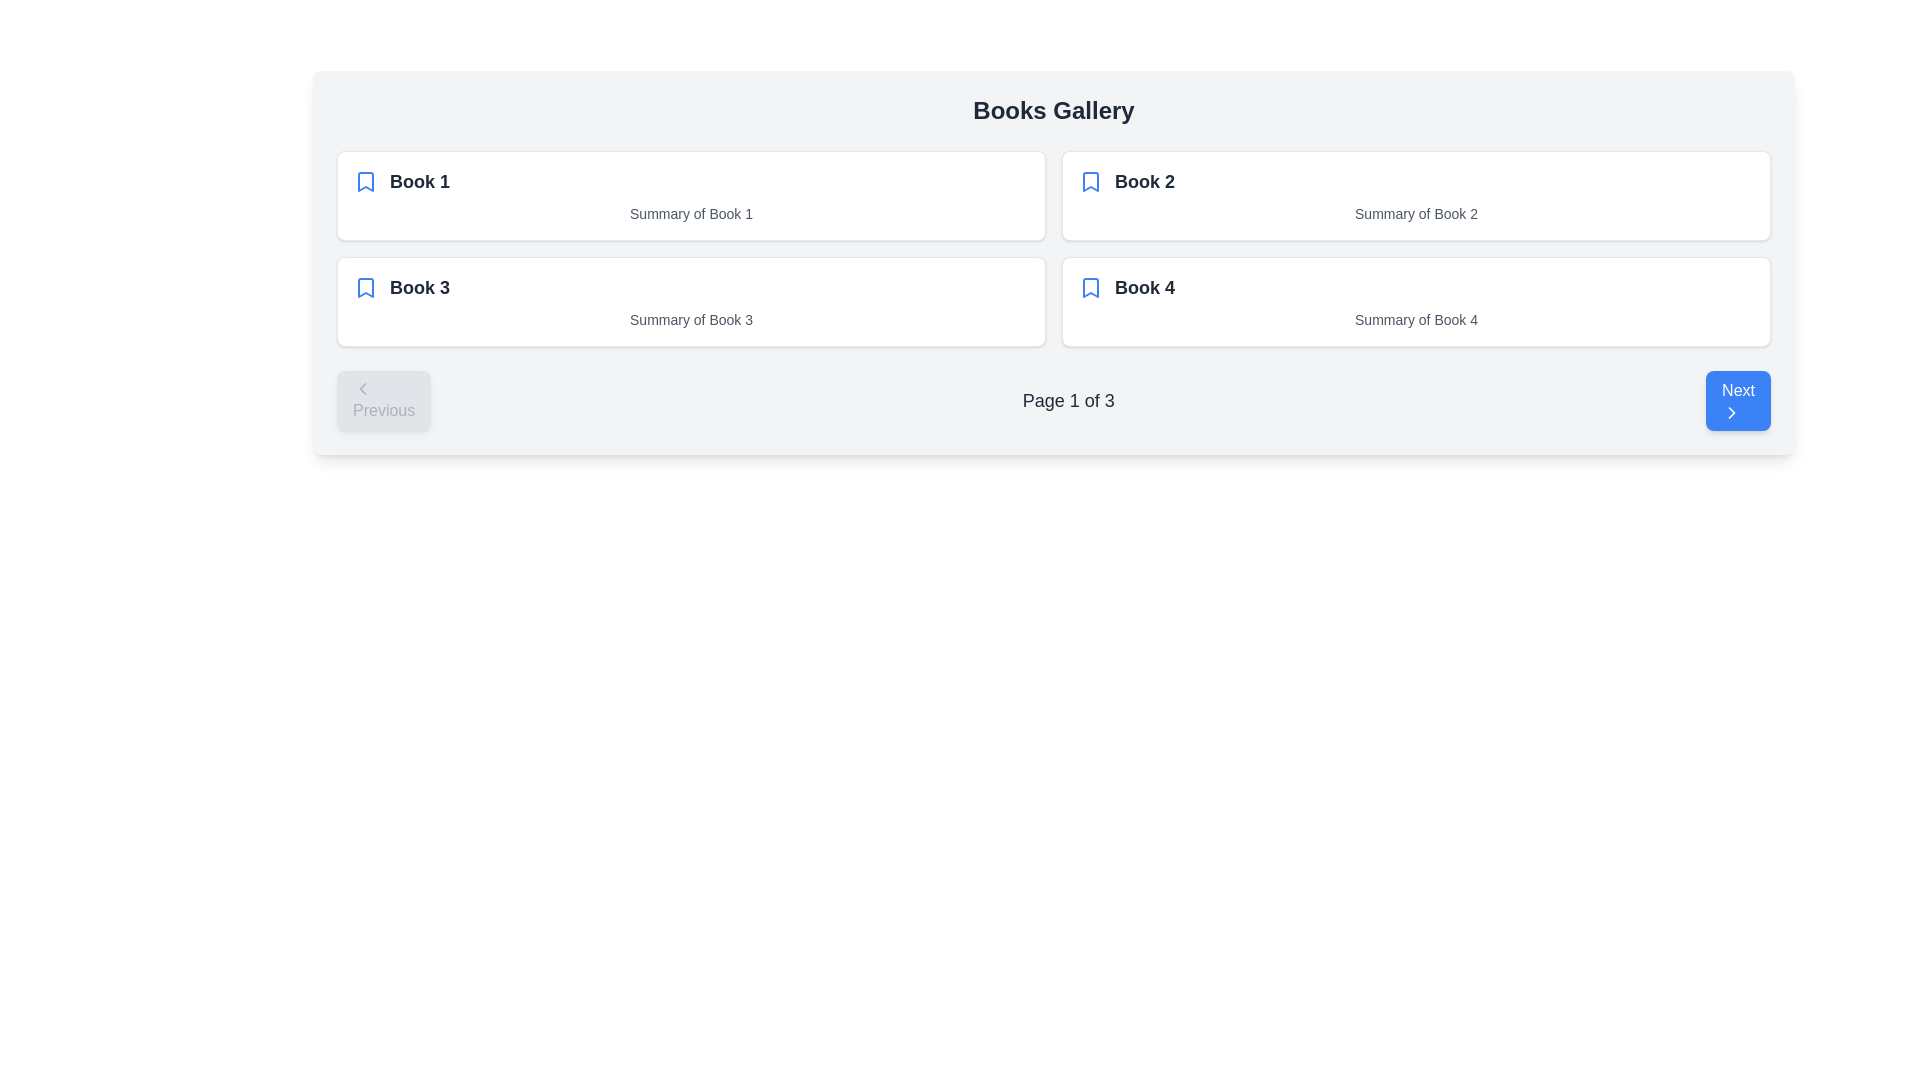  What do you see at coordinates (691, 213) in the screenshot?
I see `the static text label displaying 'Summary of Book 1', which is located under the title 'Book 1' in gray color, indicating secondary information` at bounding box center [691, 213].